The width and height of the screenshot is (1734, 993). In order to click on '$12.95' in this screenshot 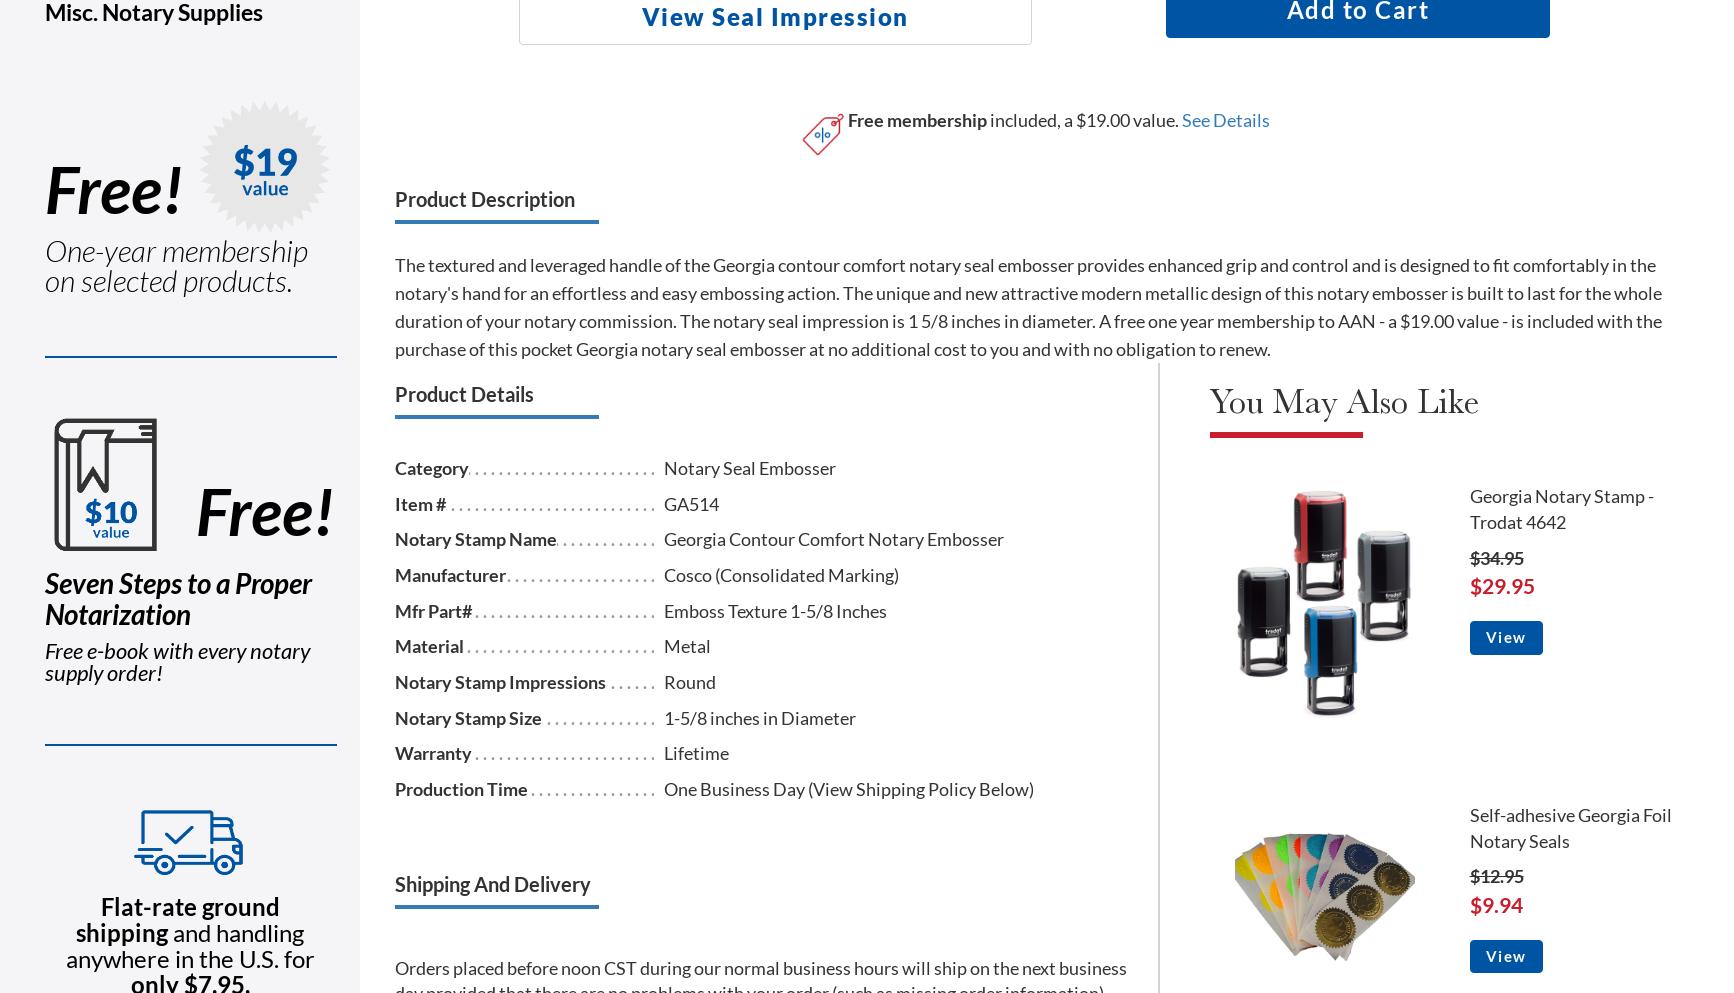, I will do `click(1494, 875)`.